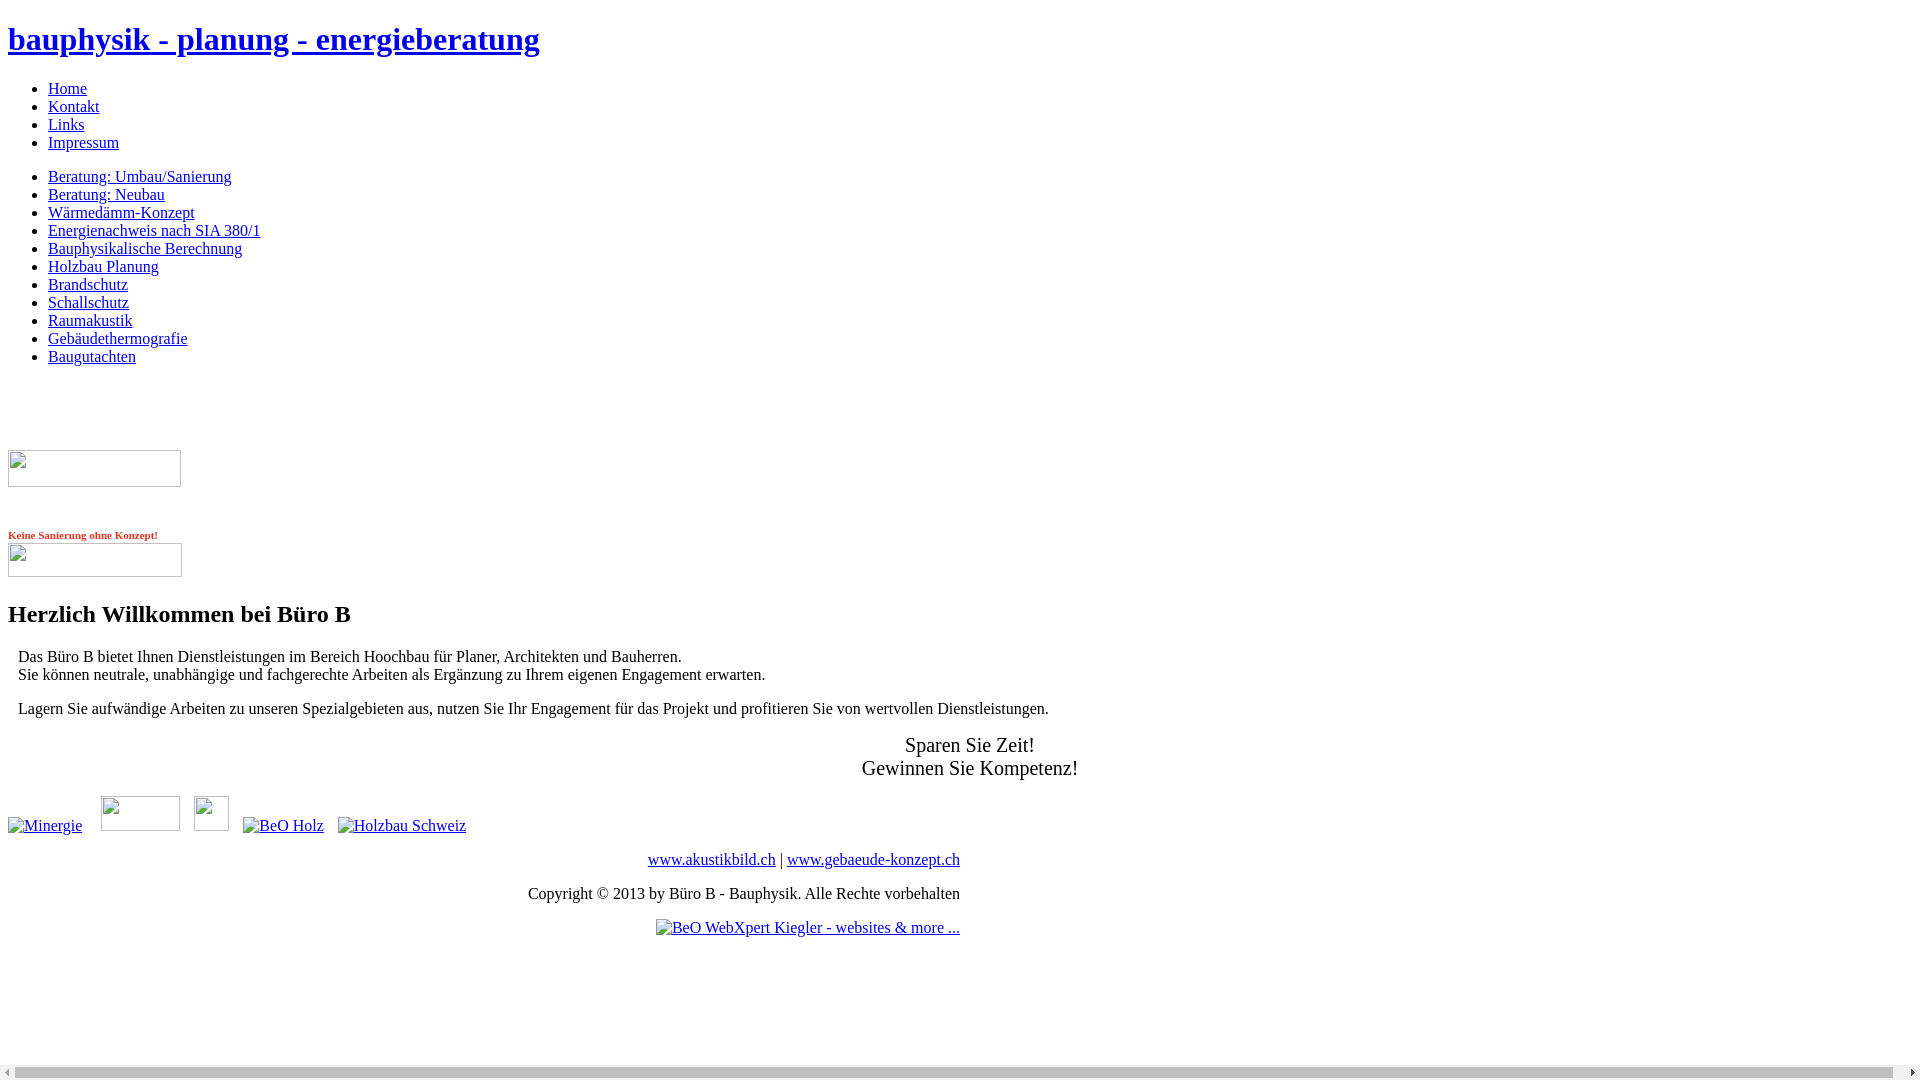 The image size is (1920, 1080). I want to click on 'BeO WebXpert Kiegler - websites & more ...', so click(807, 927).